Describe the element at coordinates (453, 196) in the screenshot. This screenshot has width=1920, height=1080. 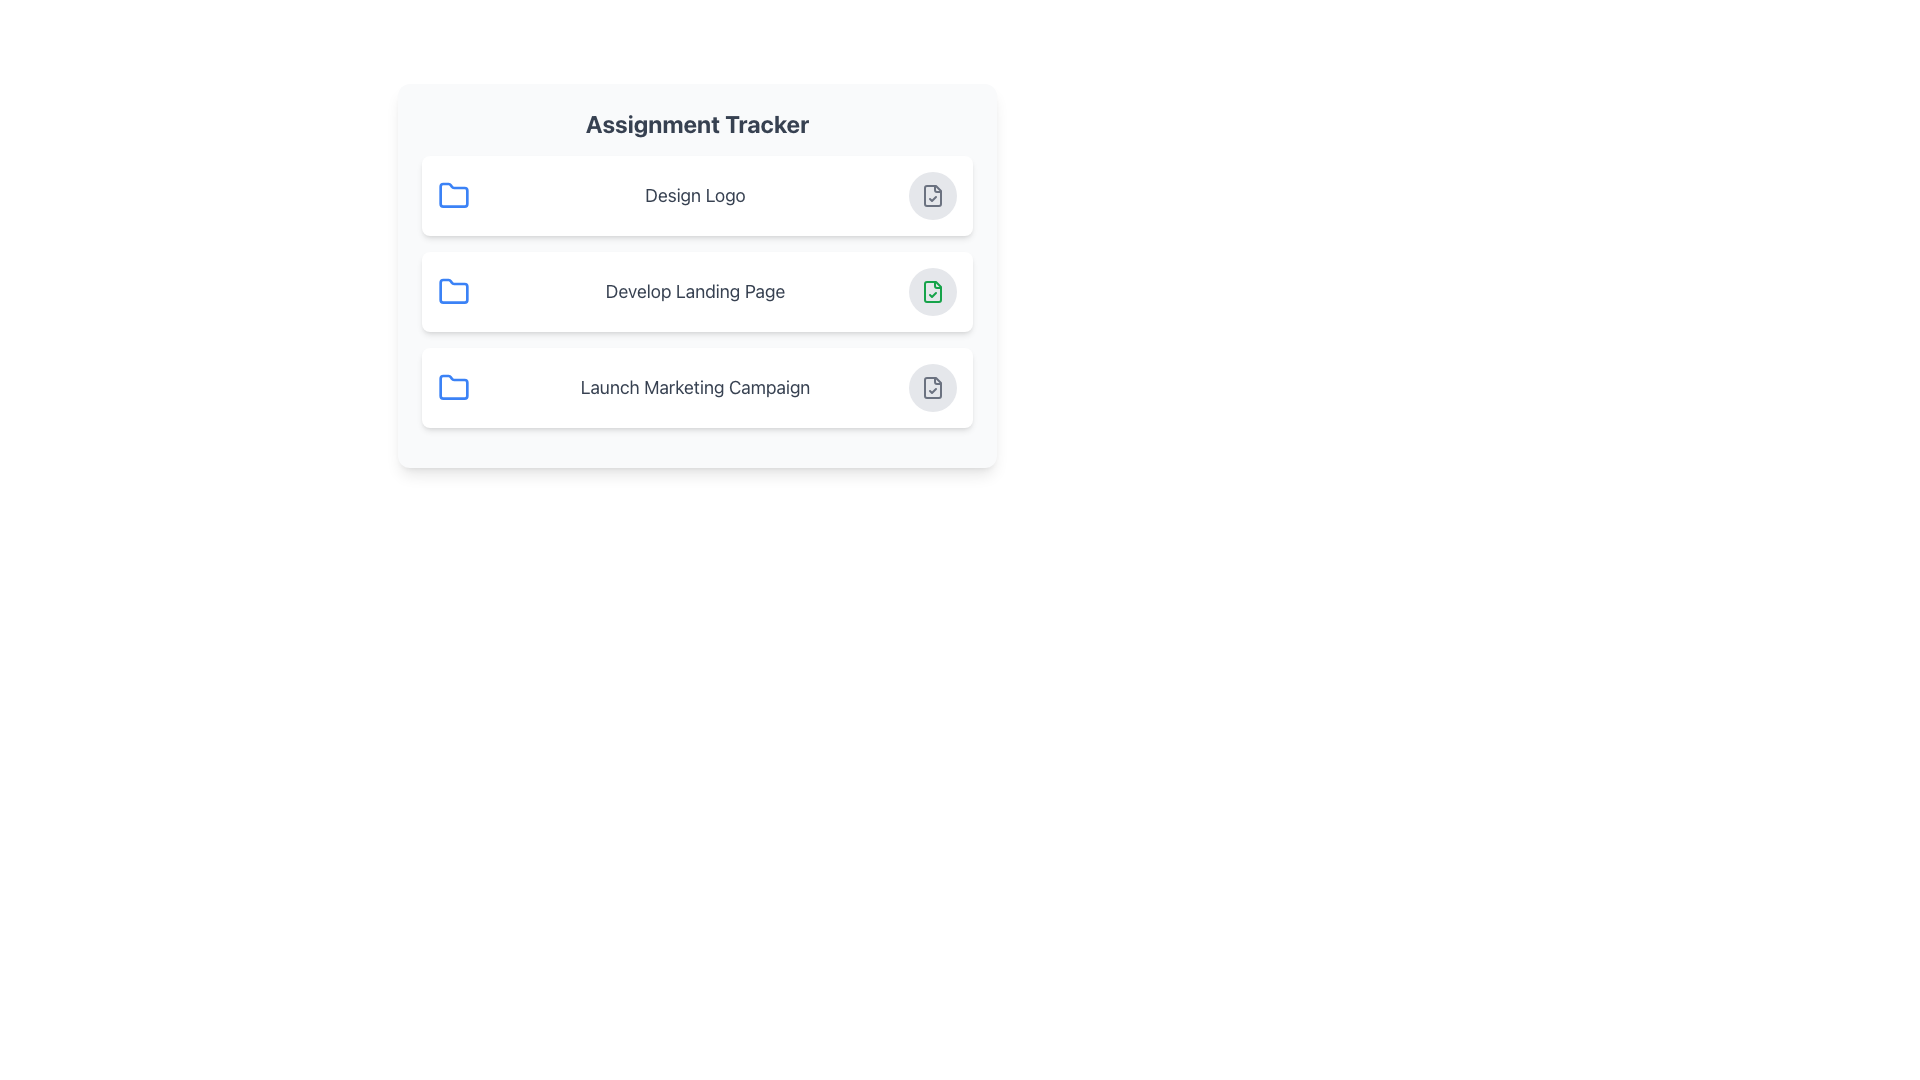
I see `the folder icon representing the 'Design Logo' category, which is the first icon in the list and positioned to the left of the text 'Design Logo'` at that location.